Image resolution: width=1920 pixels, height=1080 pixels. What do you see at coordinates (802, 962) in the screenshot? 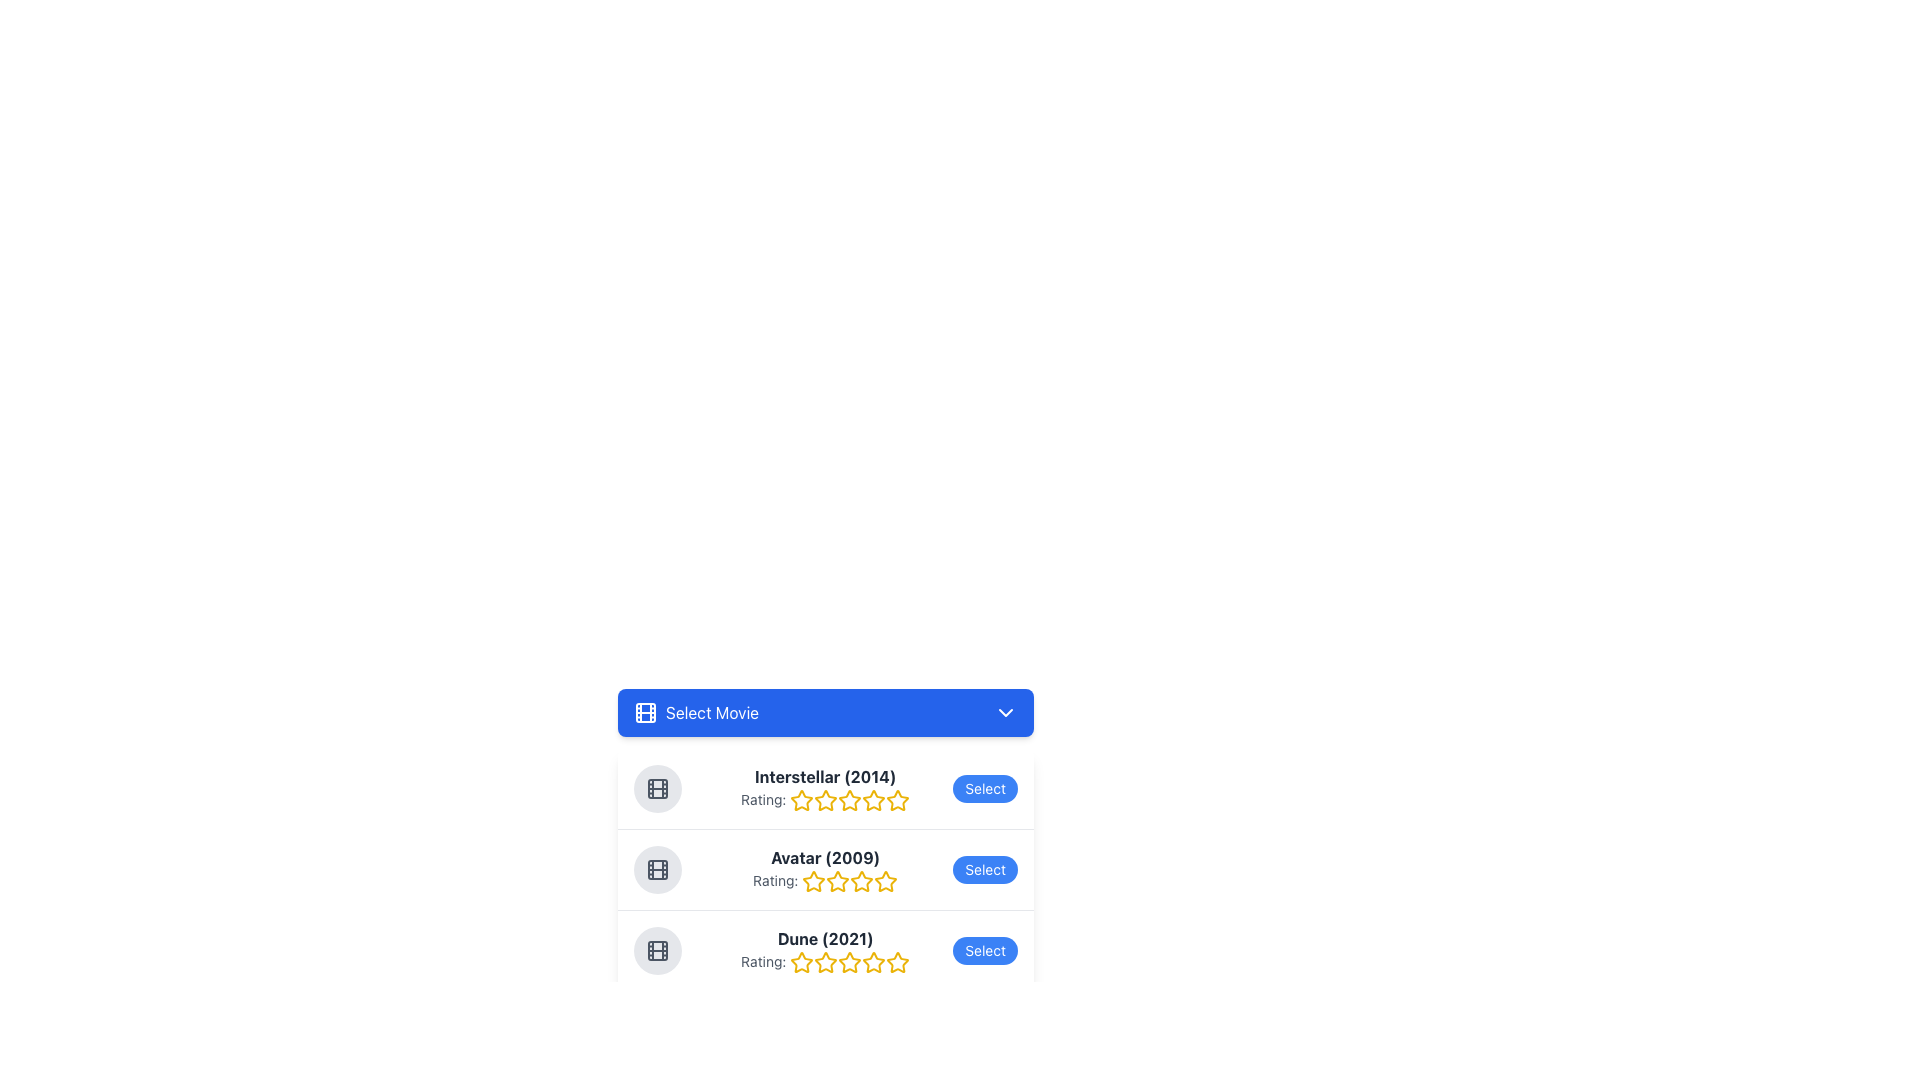
I see `the first star in the rating component for the movie 'Dune (2021)'` at bounding box center [802, 962].